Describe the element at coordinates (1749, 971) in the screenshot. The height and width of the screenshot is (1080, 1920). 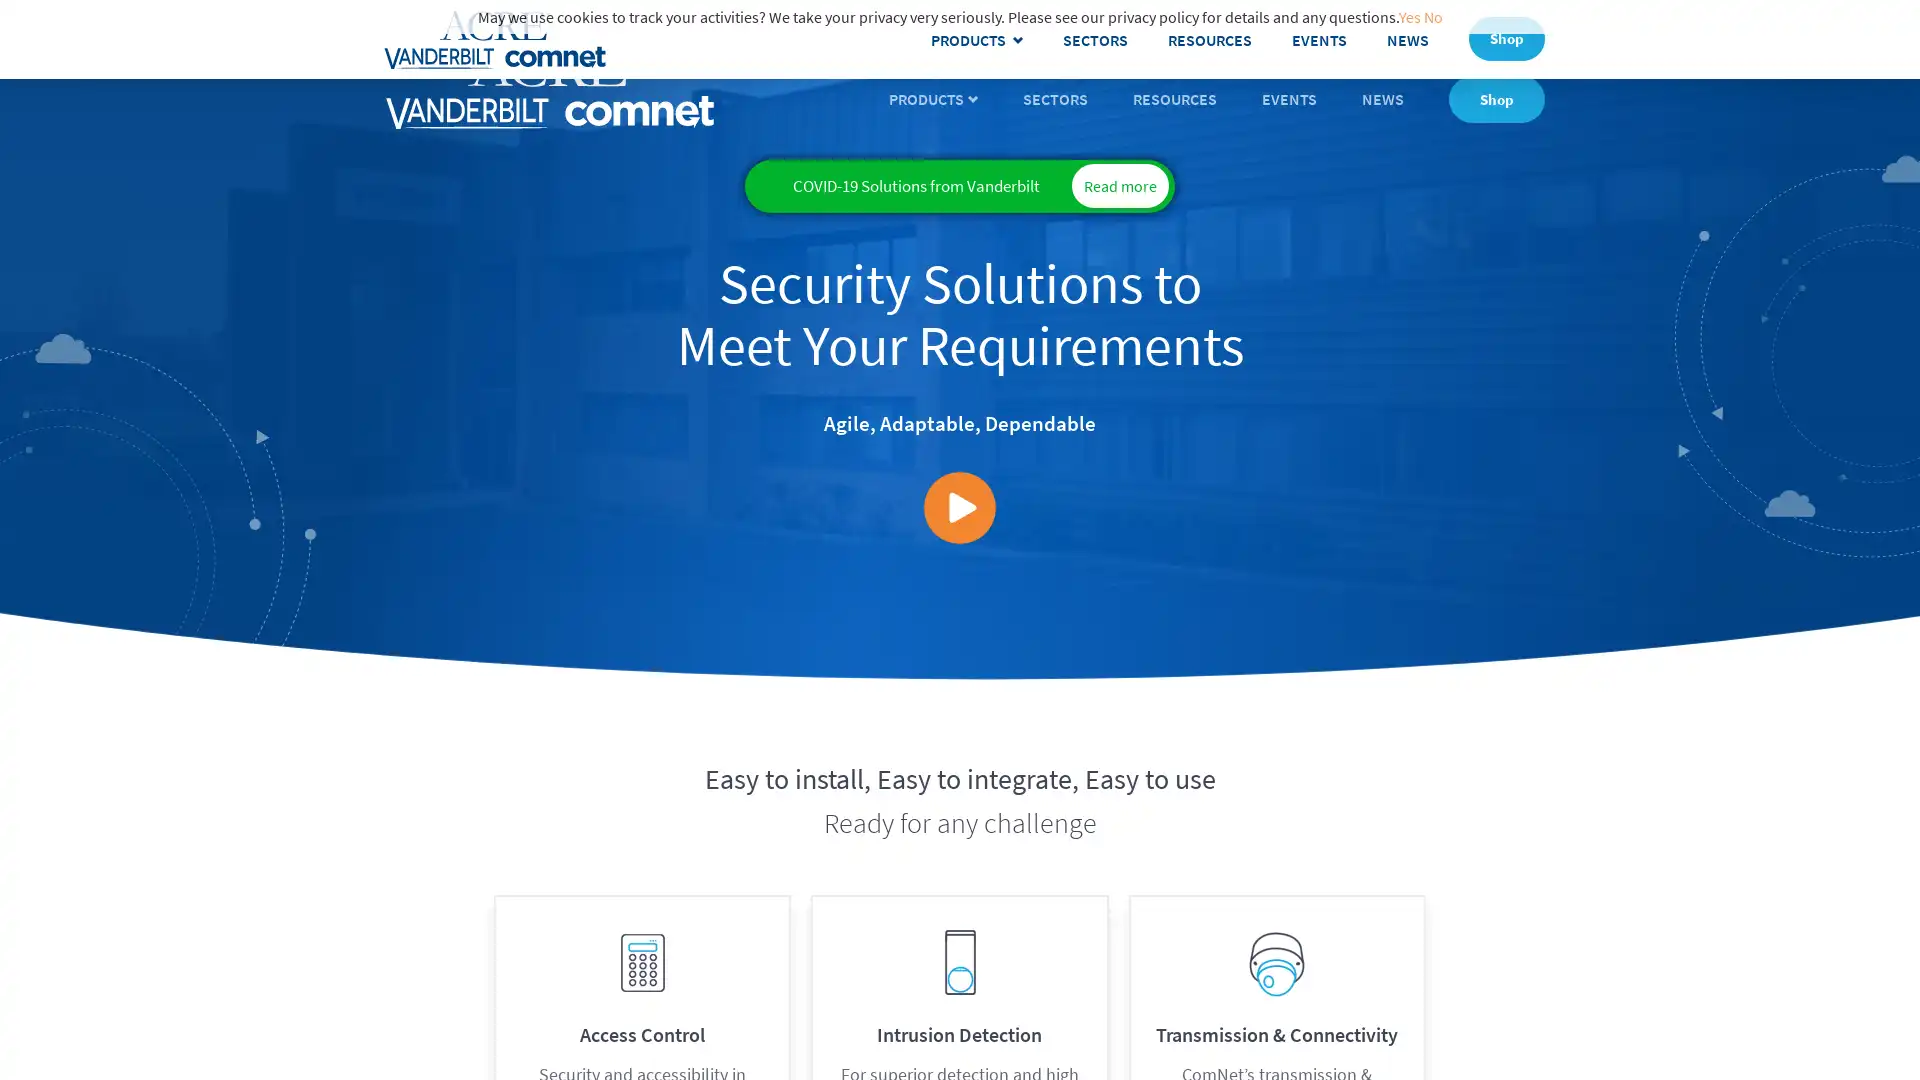
I see `Join the journey!` at that location.